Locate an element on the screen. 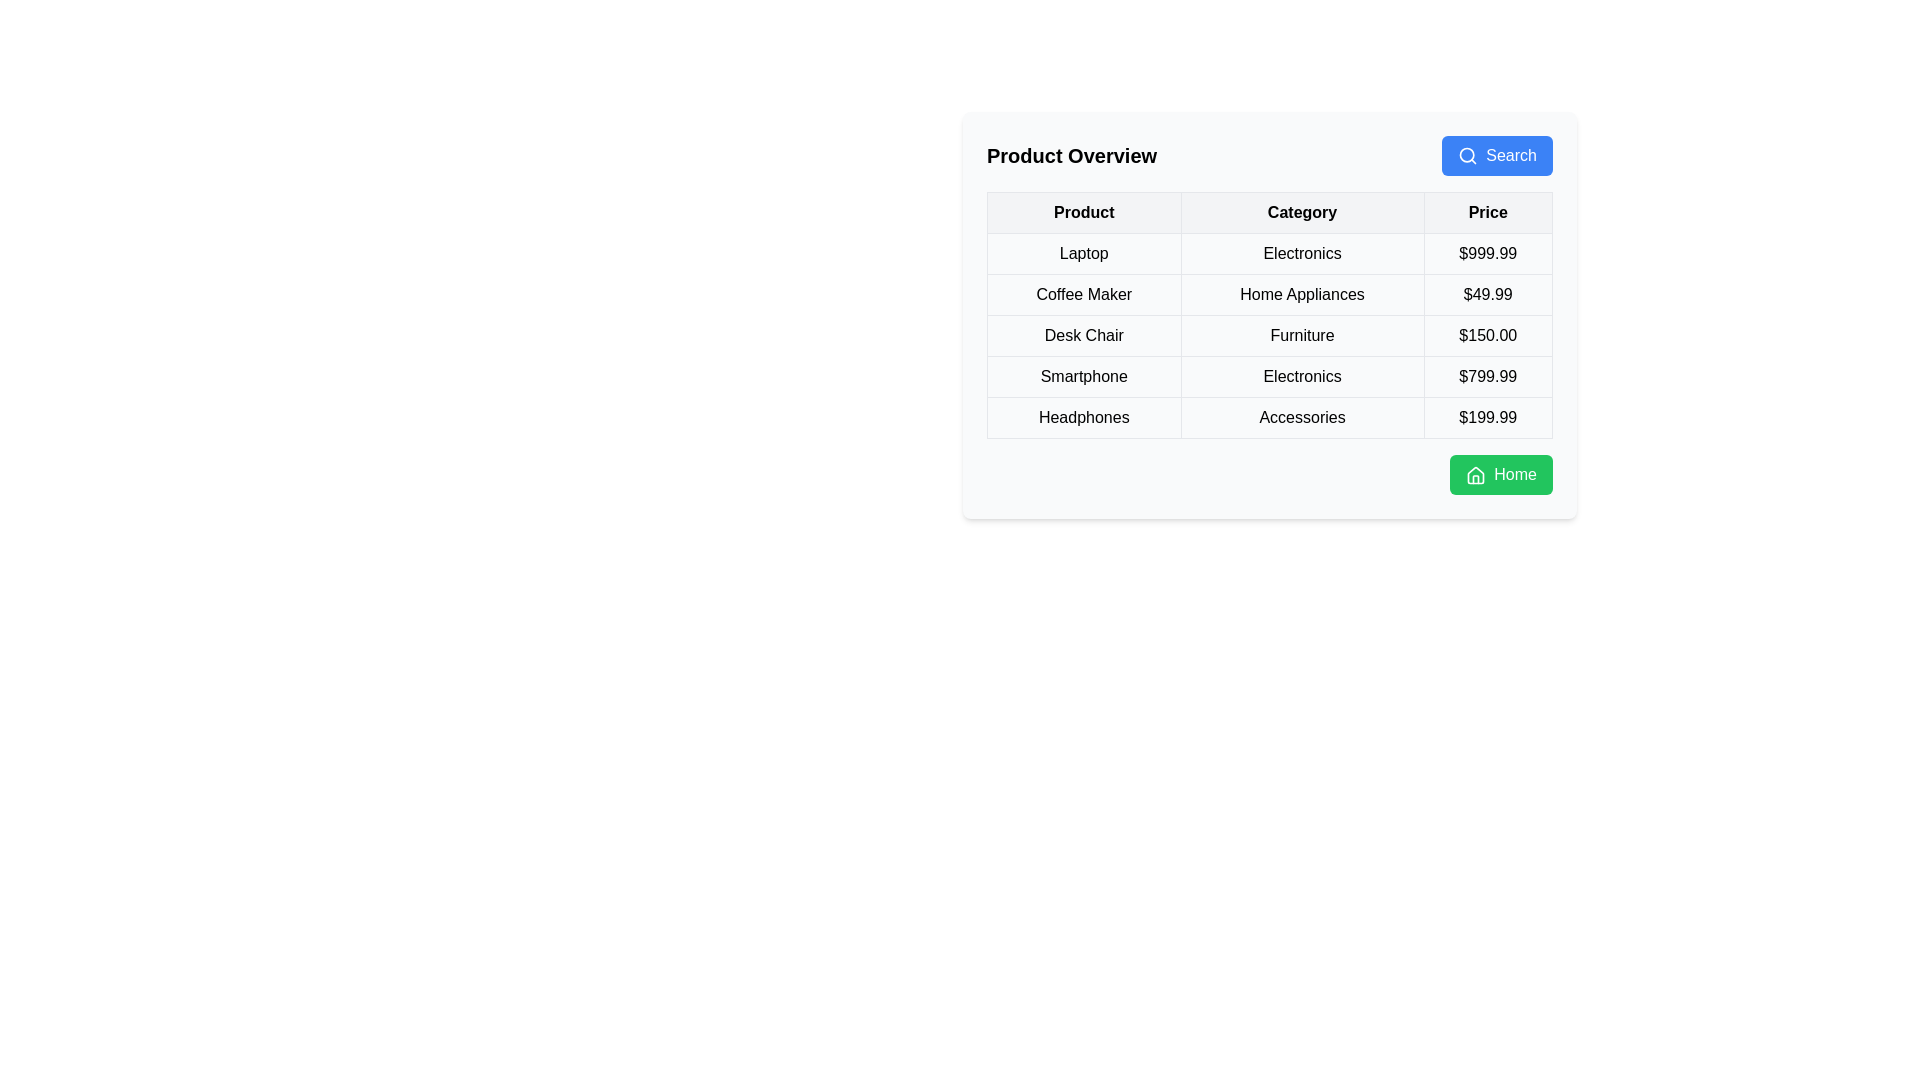 The image size is (1920, 1080). the static text cell displaying 'Accessories' in the 'Category' column of the table, which is styled in plain black font on a light background and is positioned slightly right of center is located at coordinates (1302, 416).